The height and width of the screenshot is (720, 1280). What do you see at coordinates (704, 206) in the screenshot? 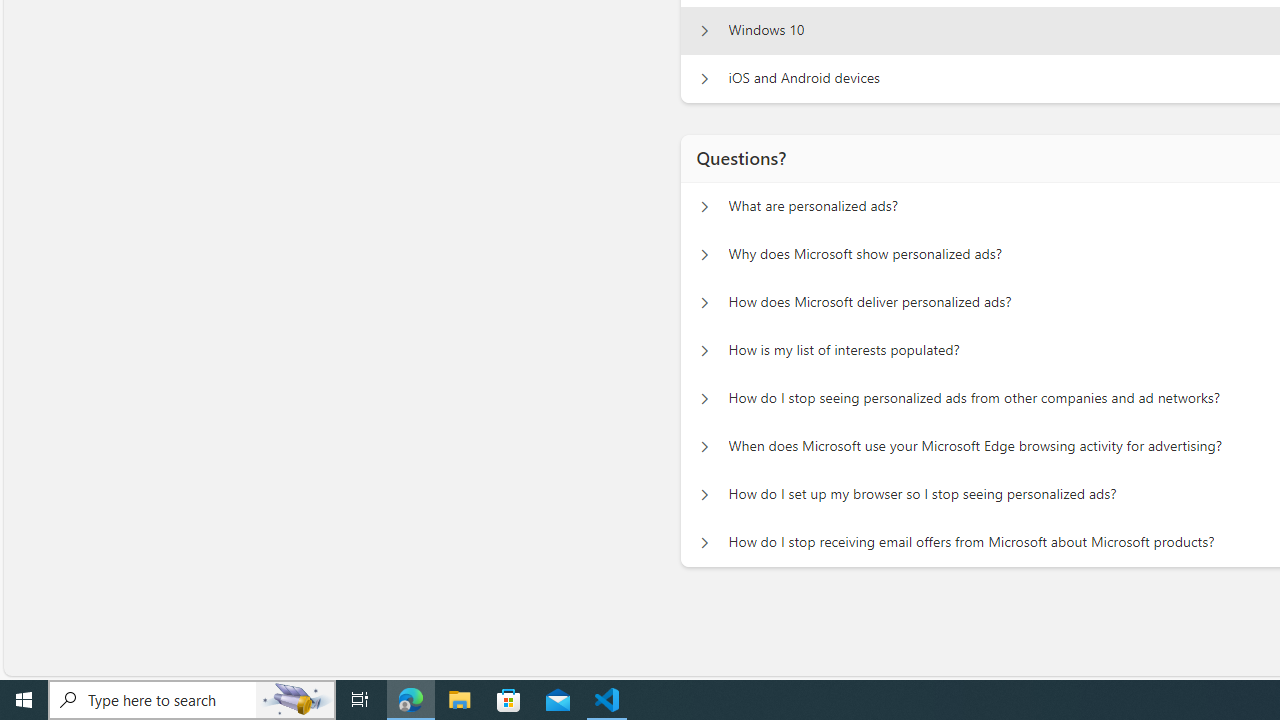
I see `'Questions? What are personalized ads?'` at bounding box center [704, 206].